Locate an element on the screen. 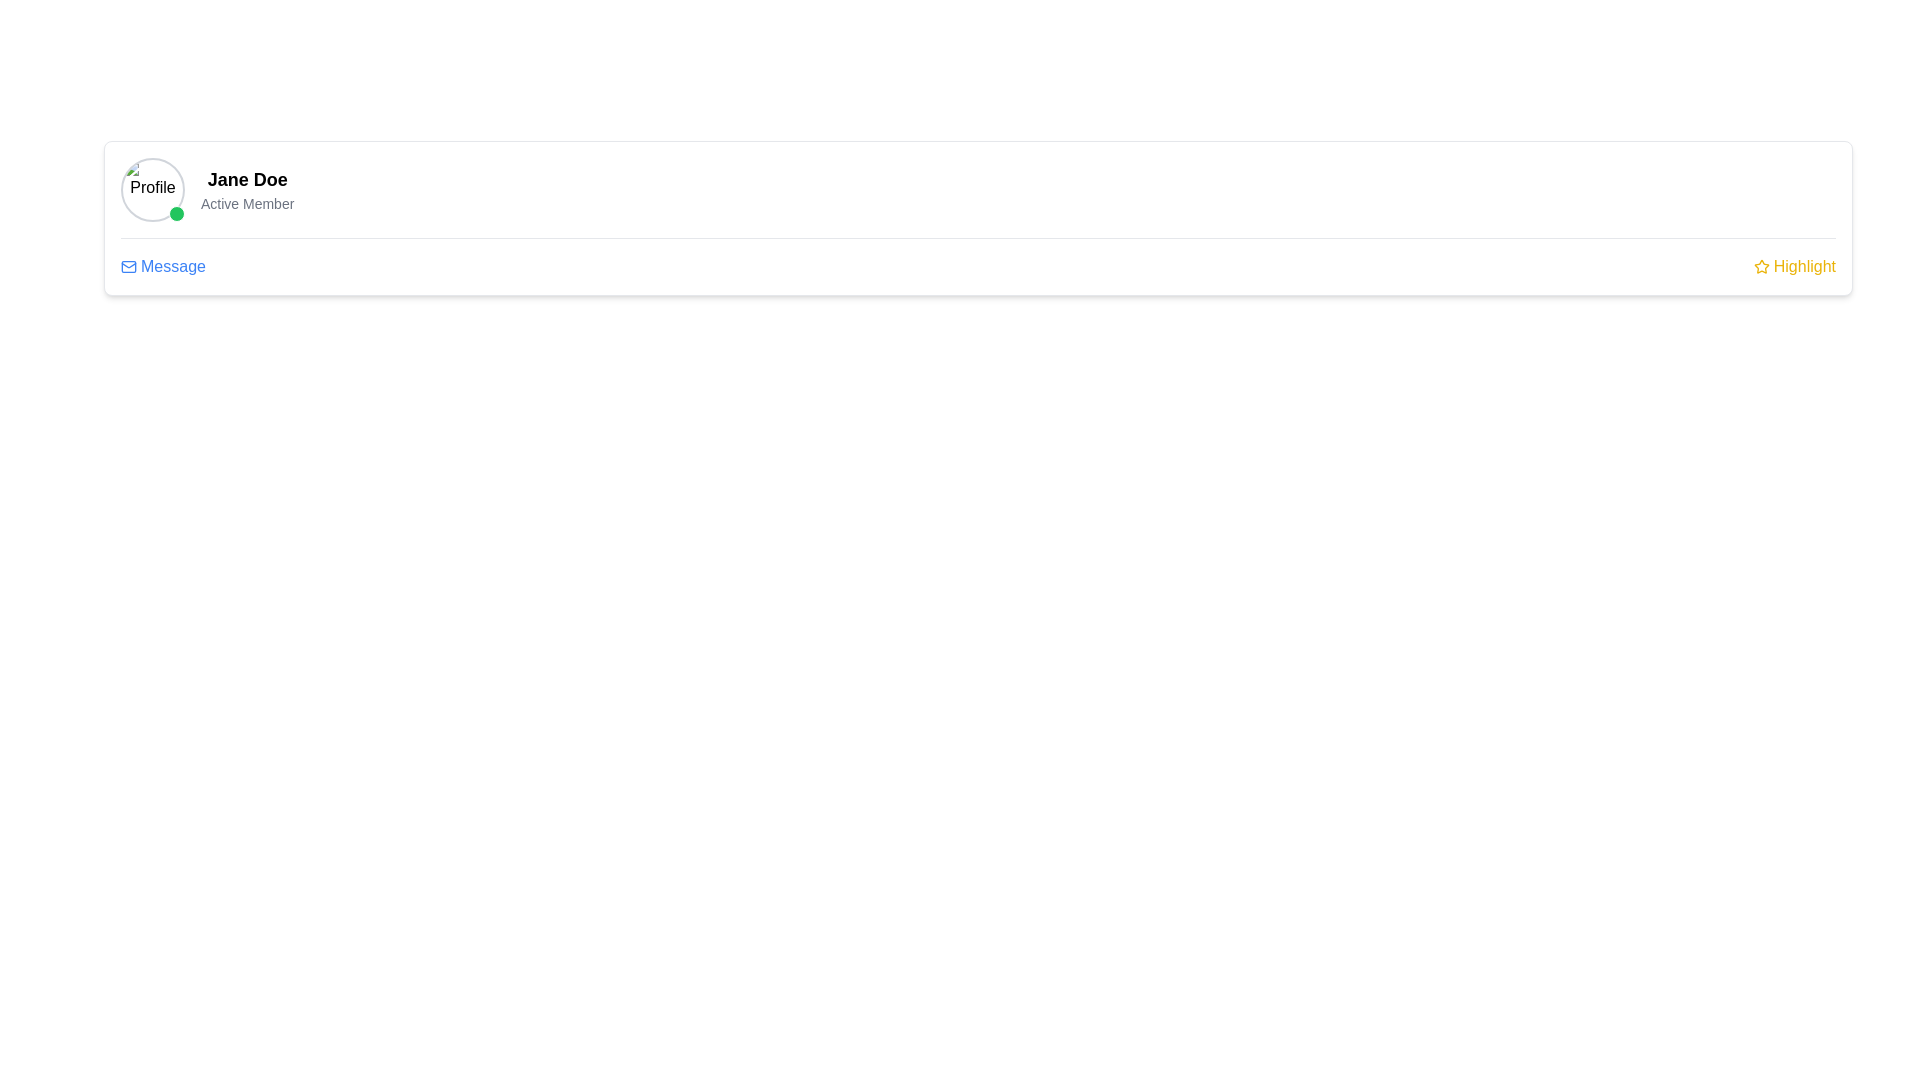  the status indicator located at the bottom-right corner of the circular profile picture to show the user's online status is located at coordinates (177, 213).